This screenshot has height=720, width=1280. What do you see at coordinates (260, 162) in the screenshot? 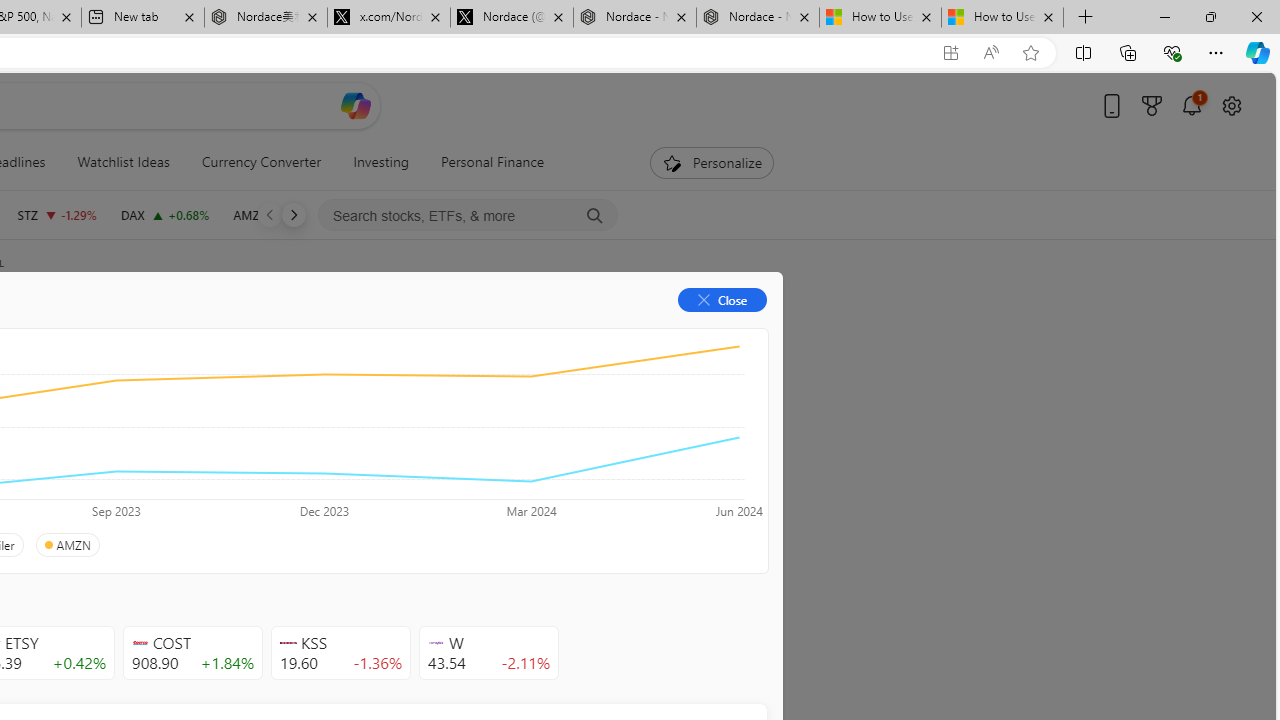
I see `'Currency Converter'` at bounding box center [260, 162].